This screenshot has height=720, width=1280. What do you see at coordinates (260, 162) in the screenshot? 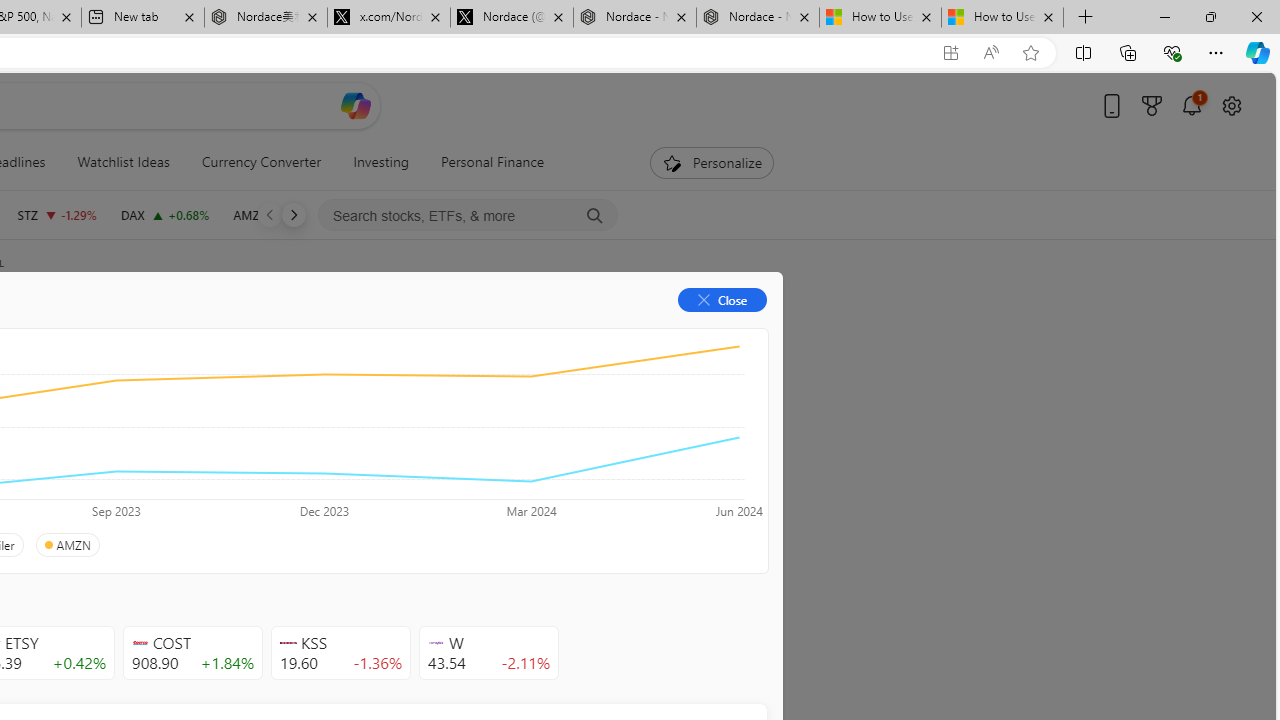
I see `'Currency Converter'` at bounding box center [260, 162].